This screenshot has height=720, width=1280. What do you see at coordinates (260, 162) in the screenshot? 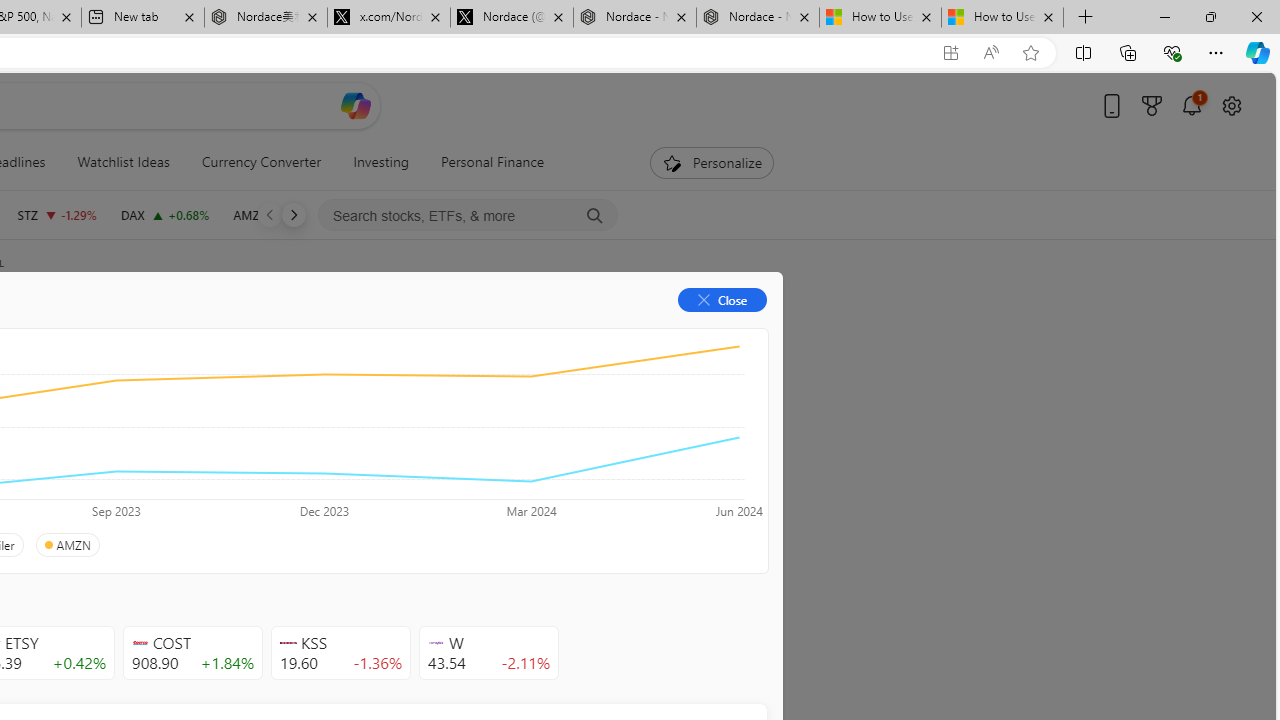
I see `'Currency Converter'` at bounding box center [260, 162].